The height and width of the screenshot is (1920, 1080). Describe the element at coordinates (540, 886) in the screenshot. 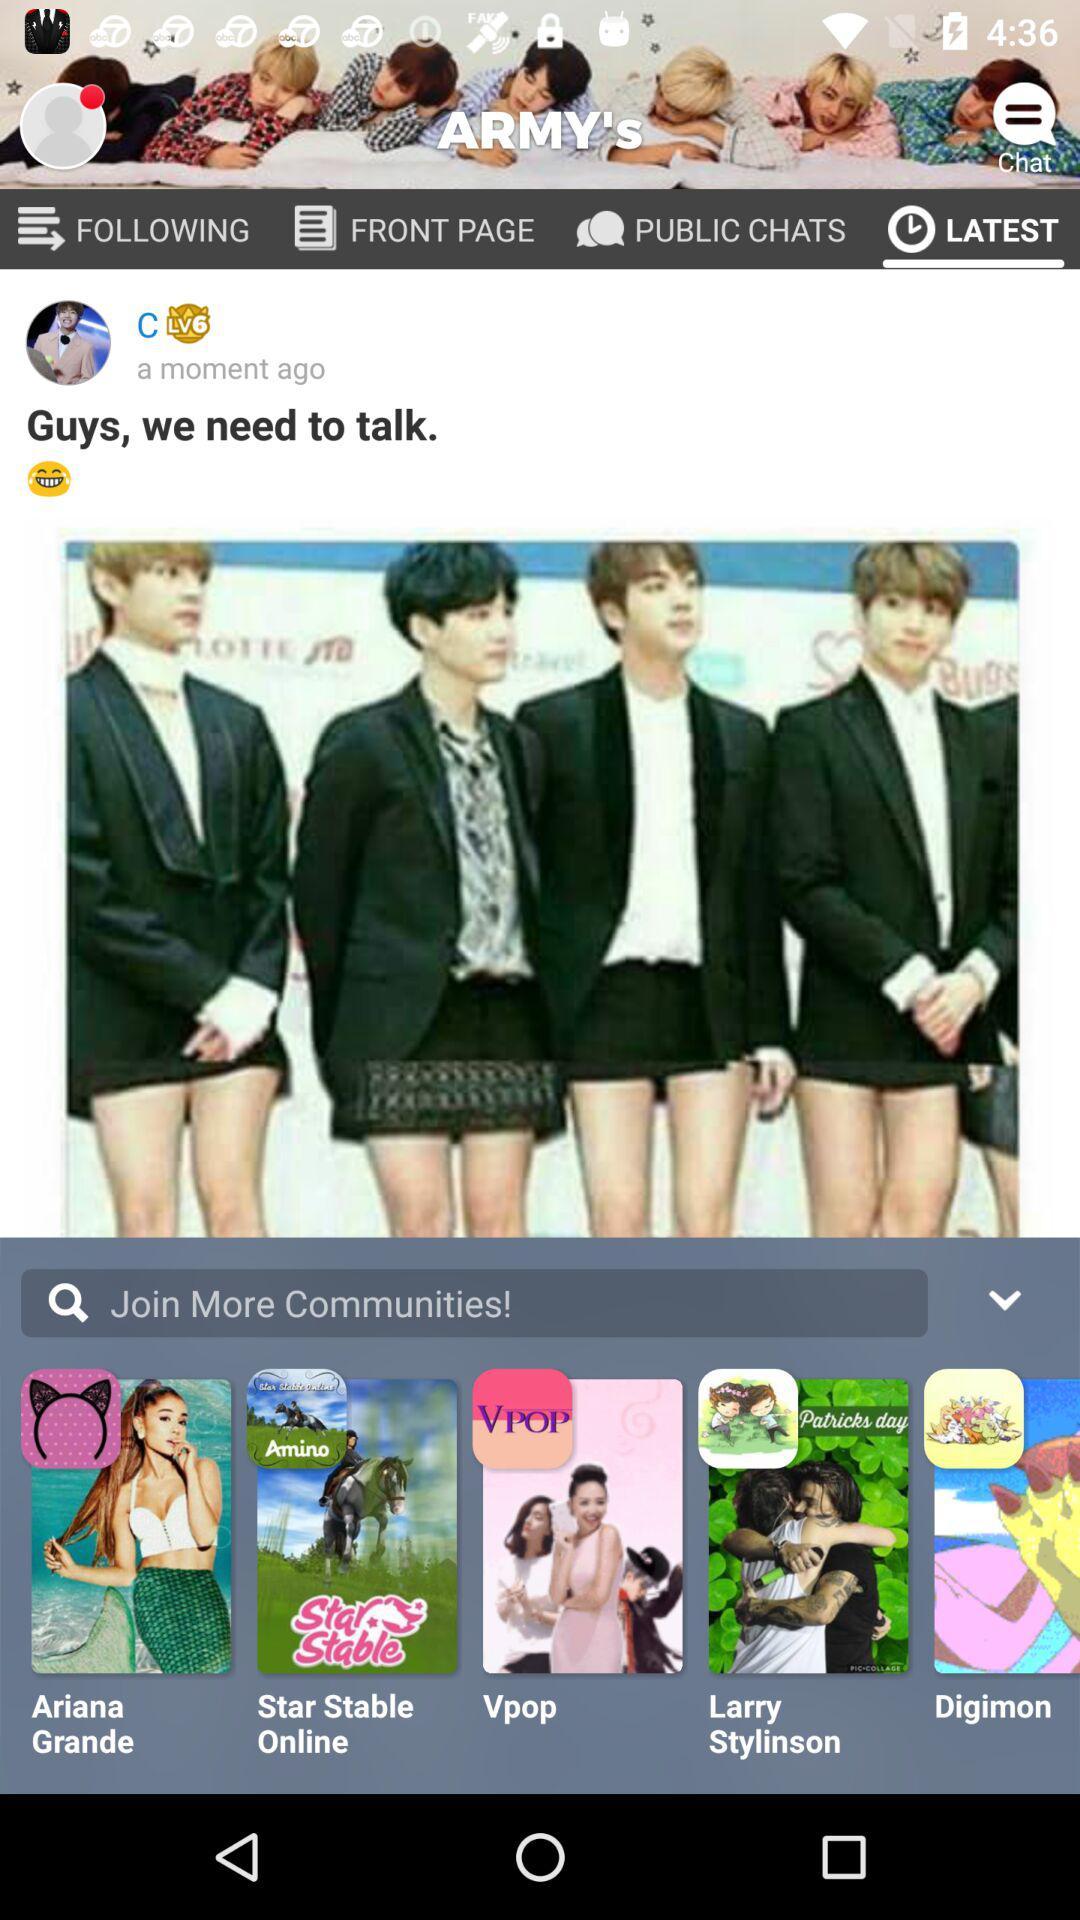

I see `the big image that is shown` at that location.